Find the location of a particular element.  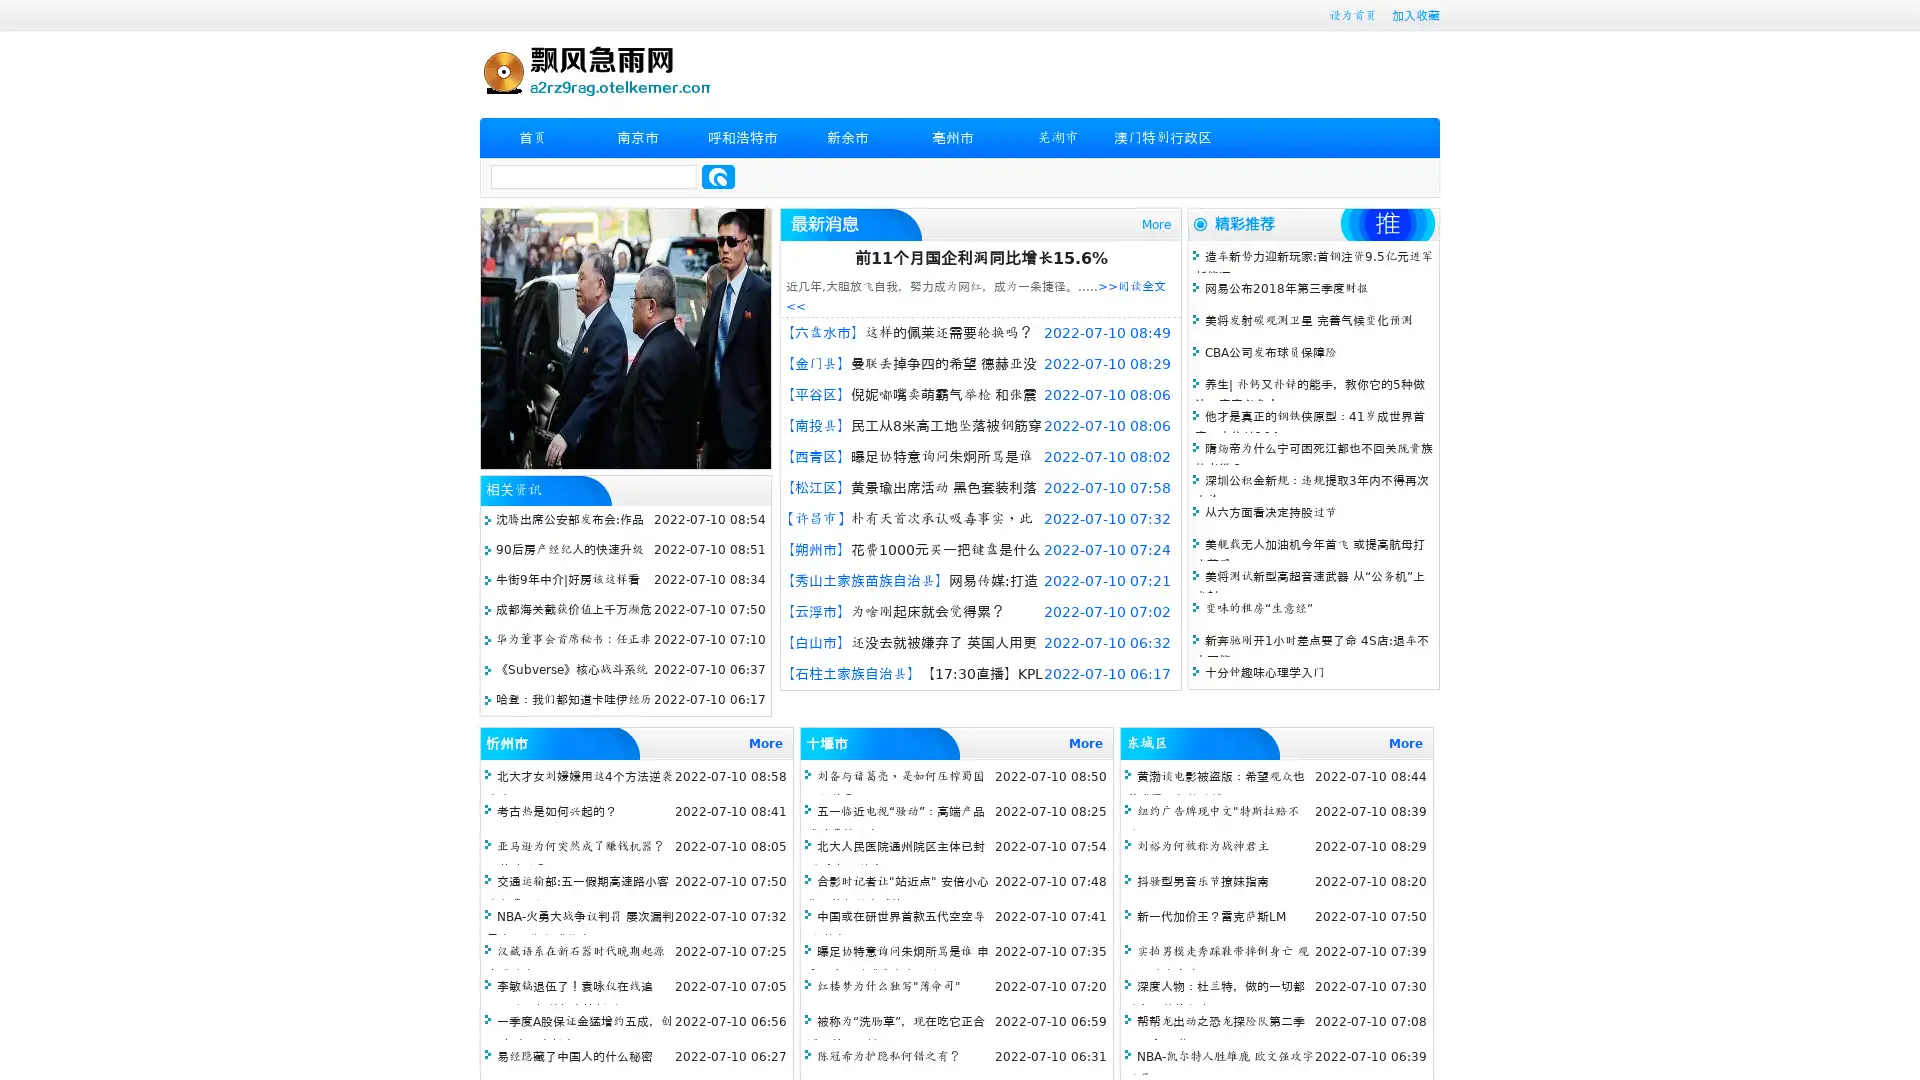

Search is located at coordinates (718, 176).